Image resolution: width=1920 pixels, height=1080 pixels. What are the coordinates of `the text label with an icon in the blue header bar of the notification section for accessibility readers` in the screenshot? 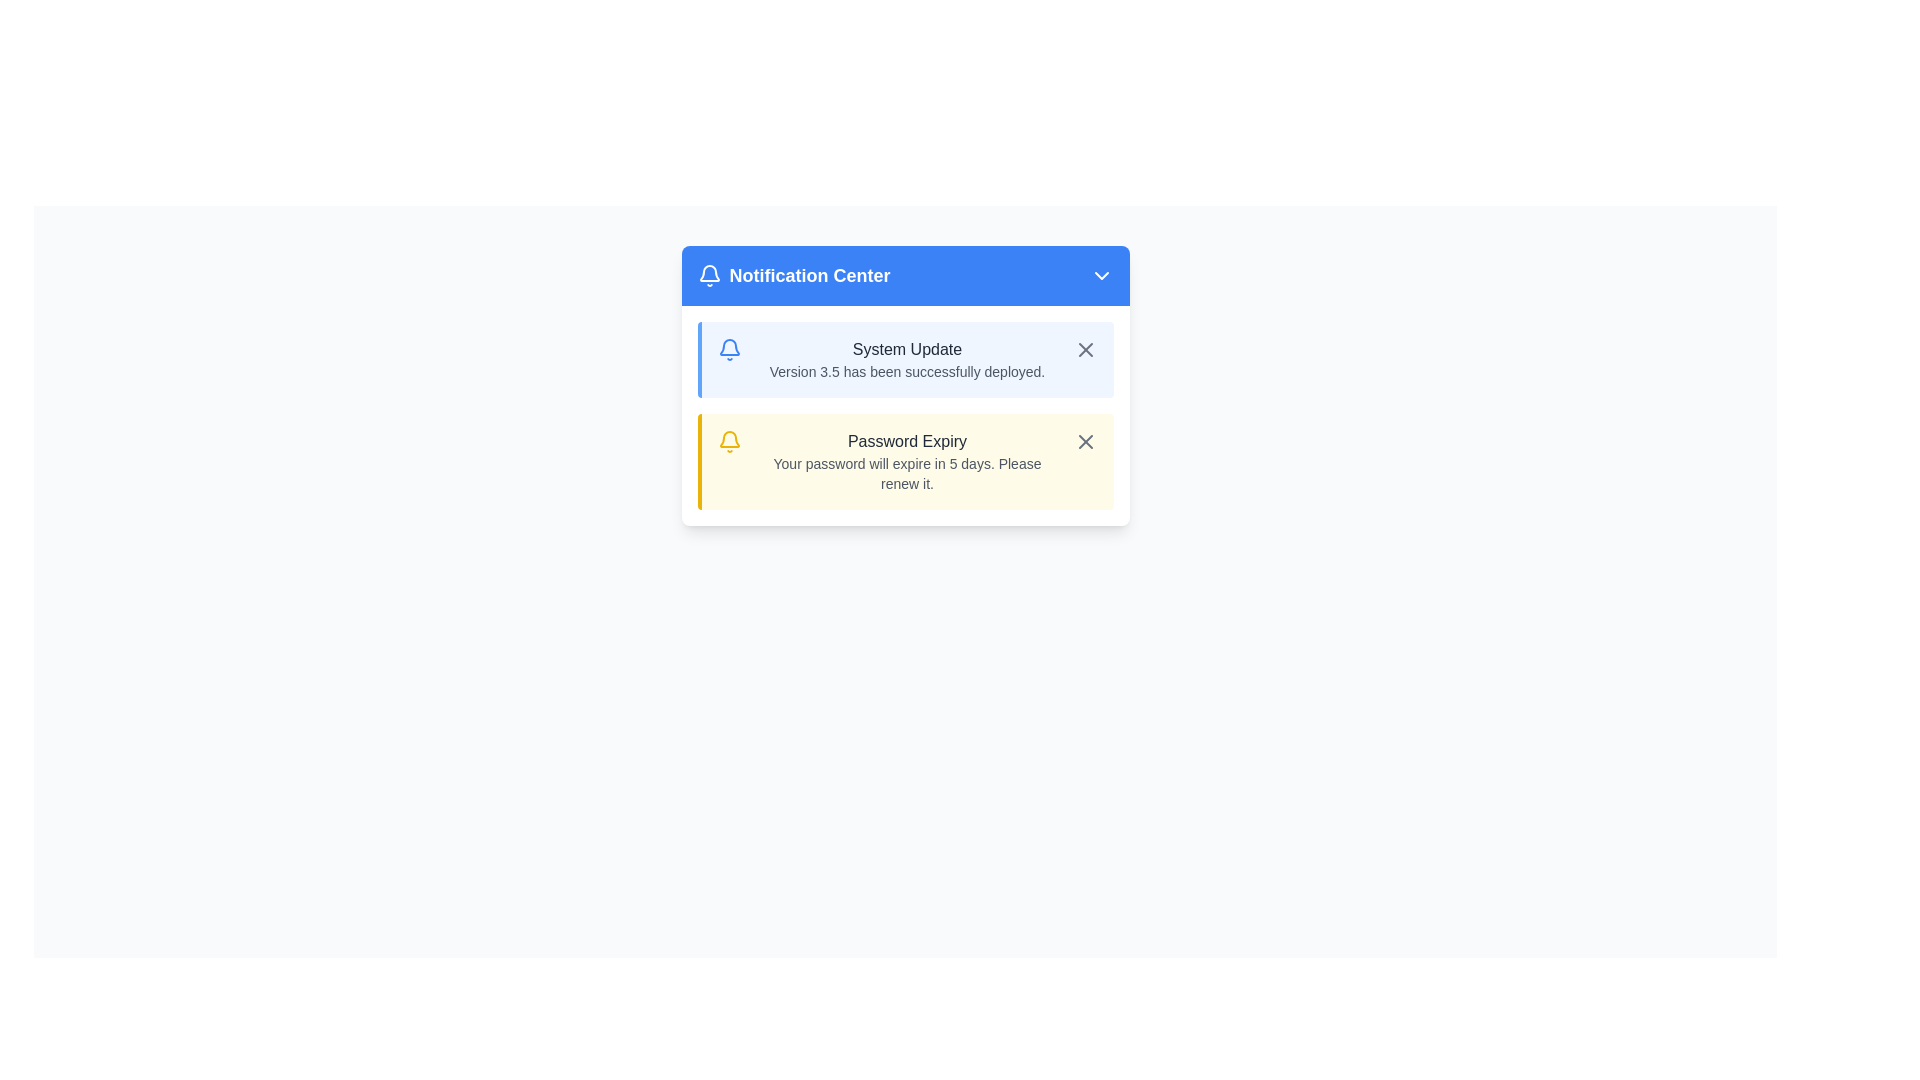 It's located at (792, 276).